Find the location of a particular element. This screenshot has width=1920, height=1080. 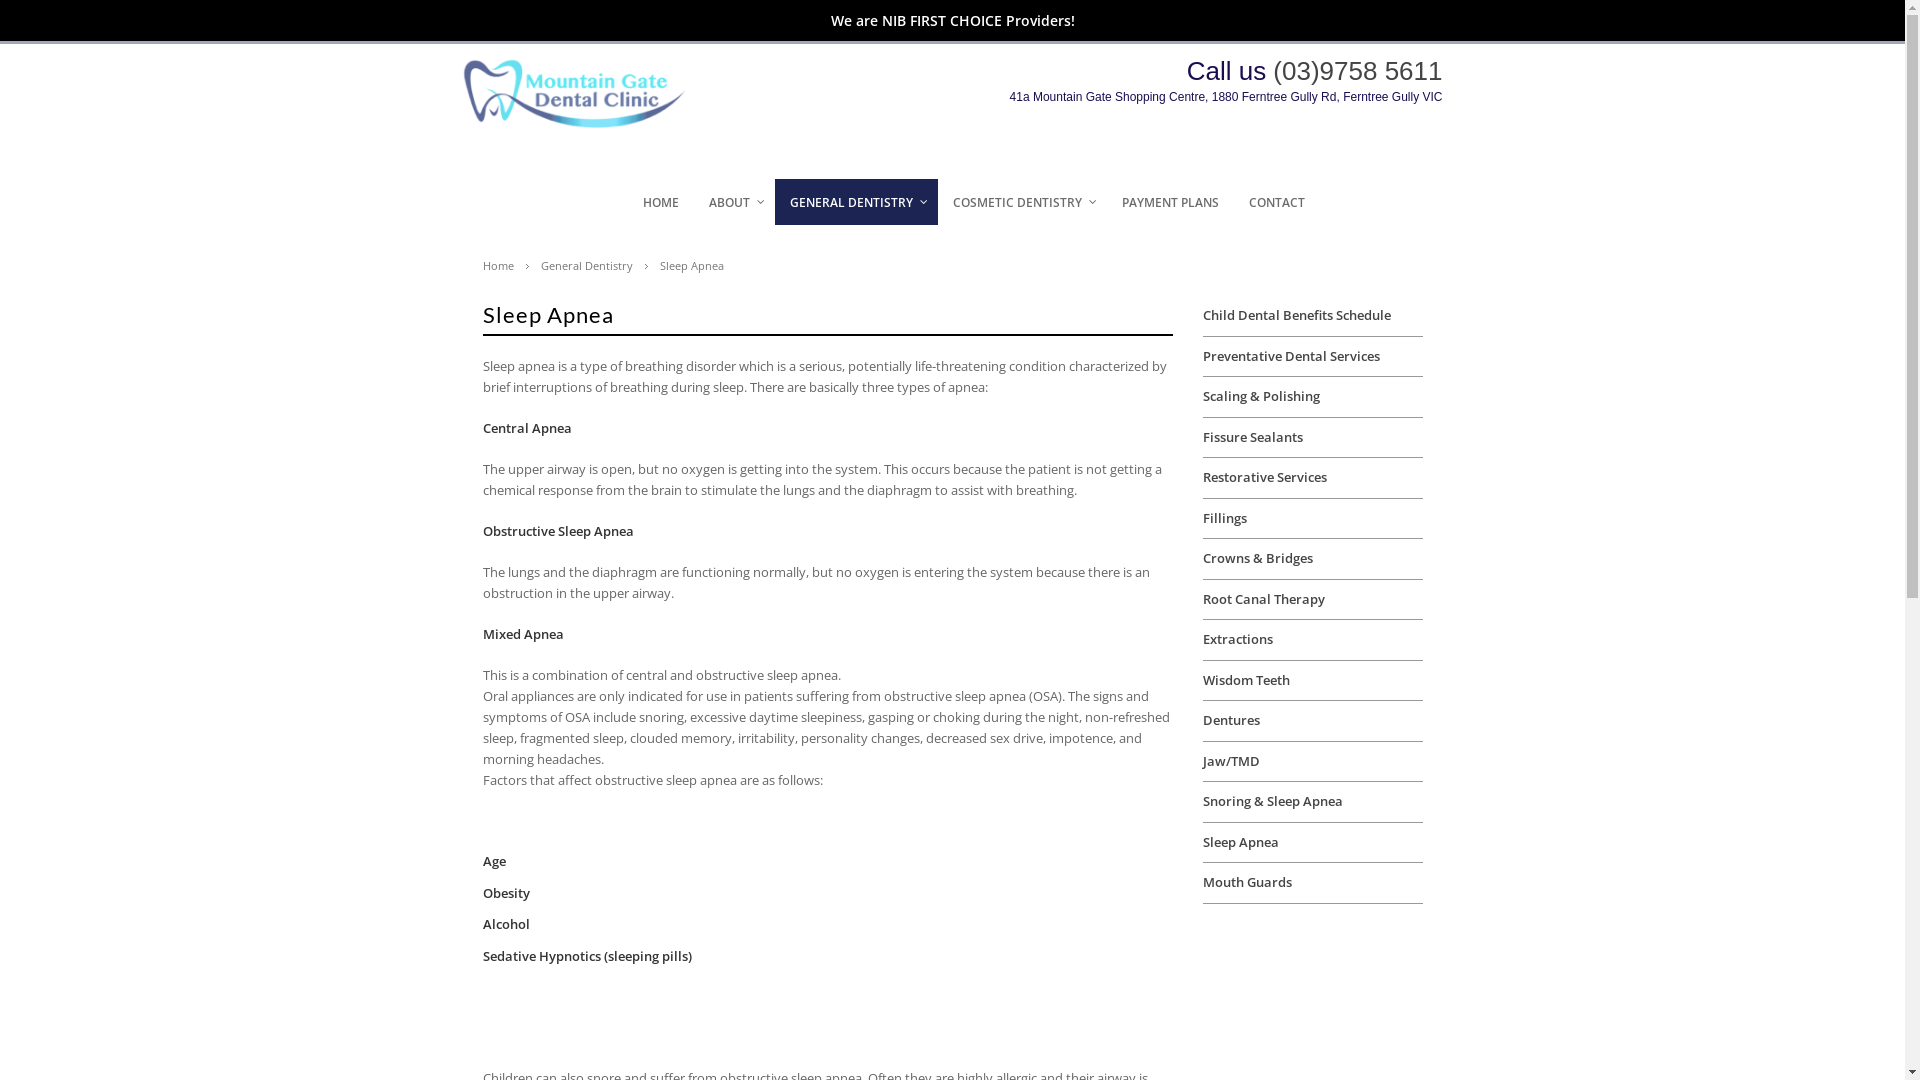

'Crowns & Bridges' is located at coordinates (1256, 558).